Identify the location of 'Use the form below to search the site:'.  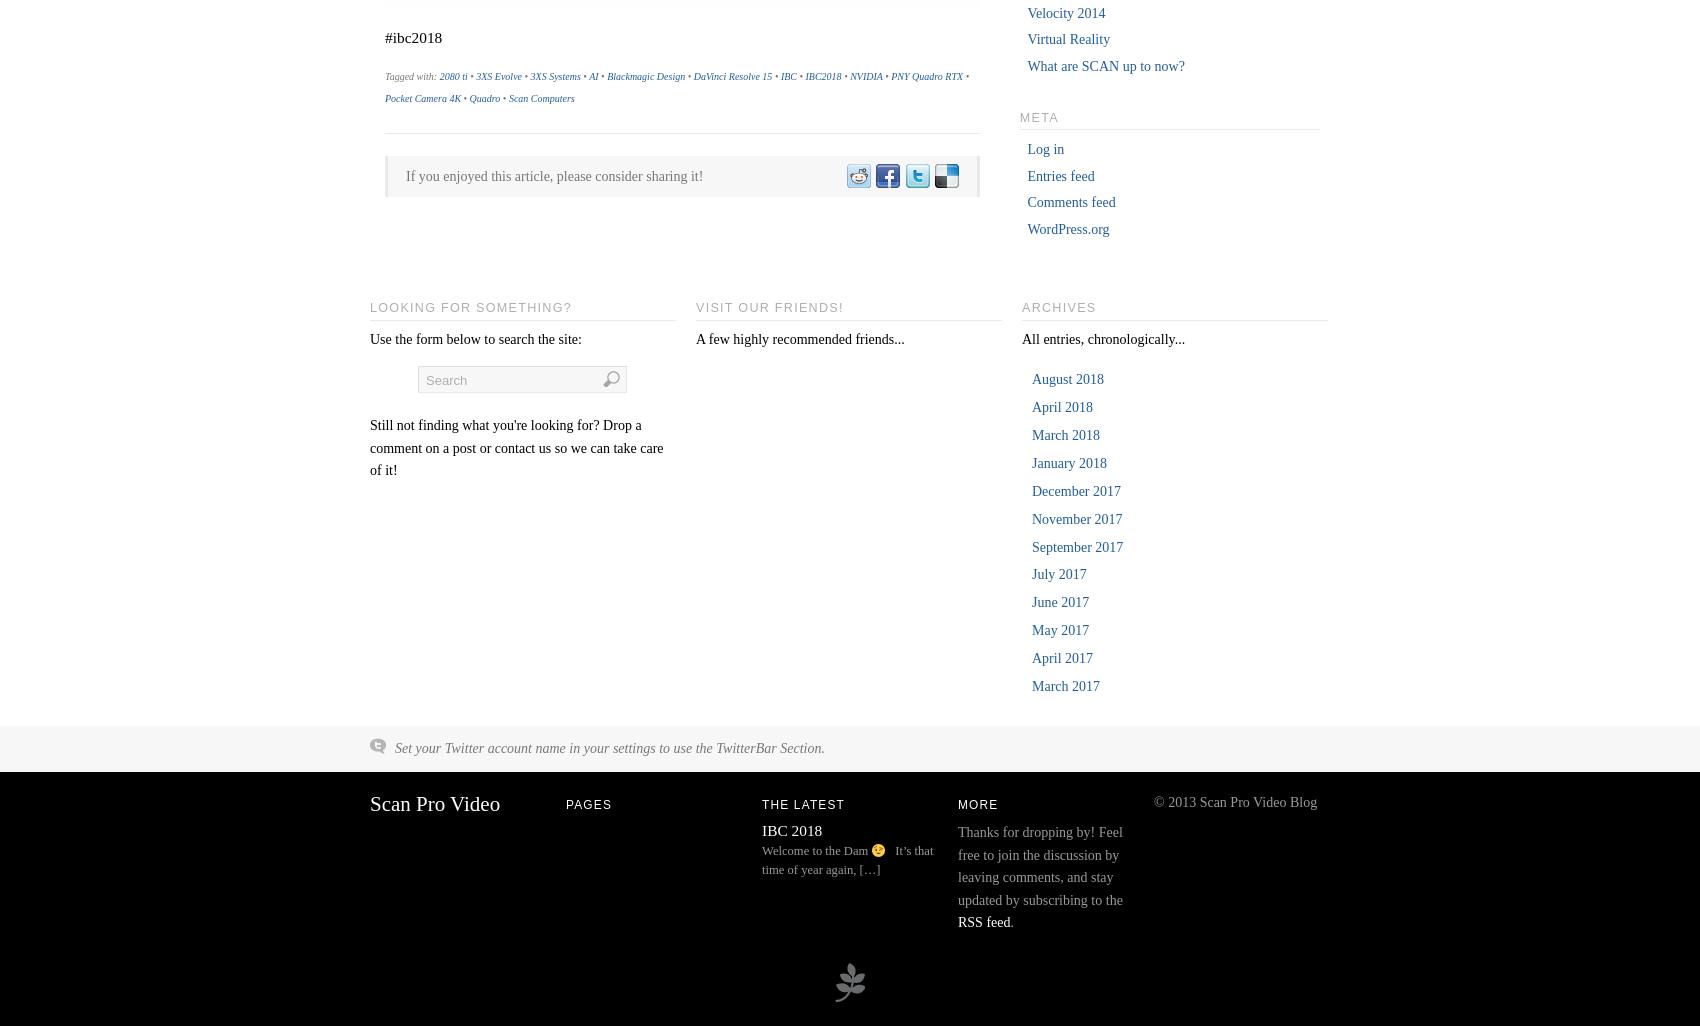
(475, 339).